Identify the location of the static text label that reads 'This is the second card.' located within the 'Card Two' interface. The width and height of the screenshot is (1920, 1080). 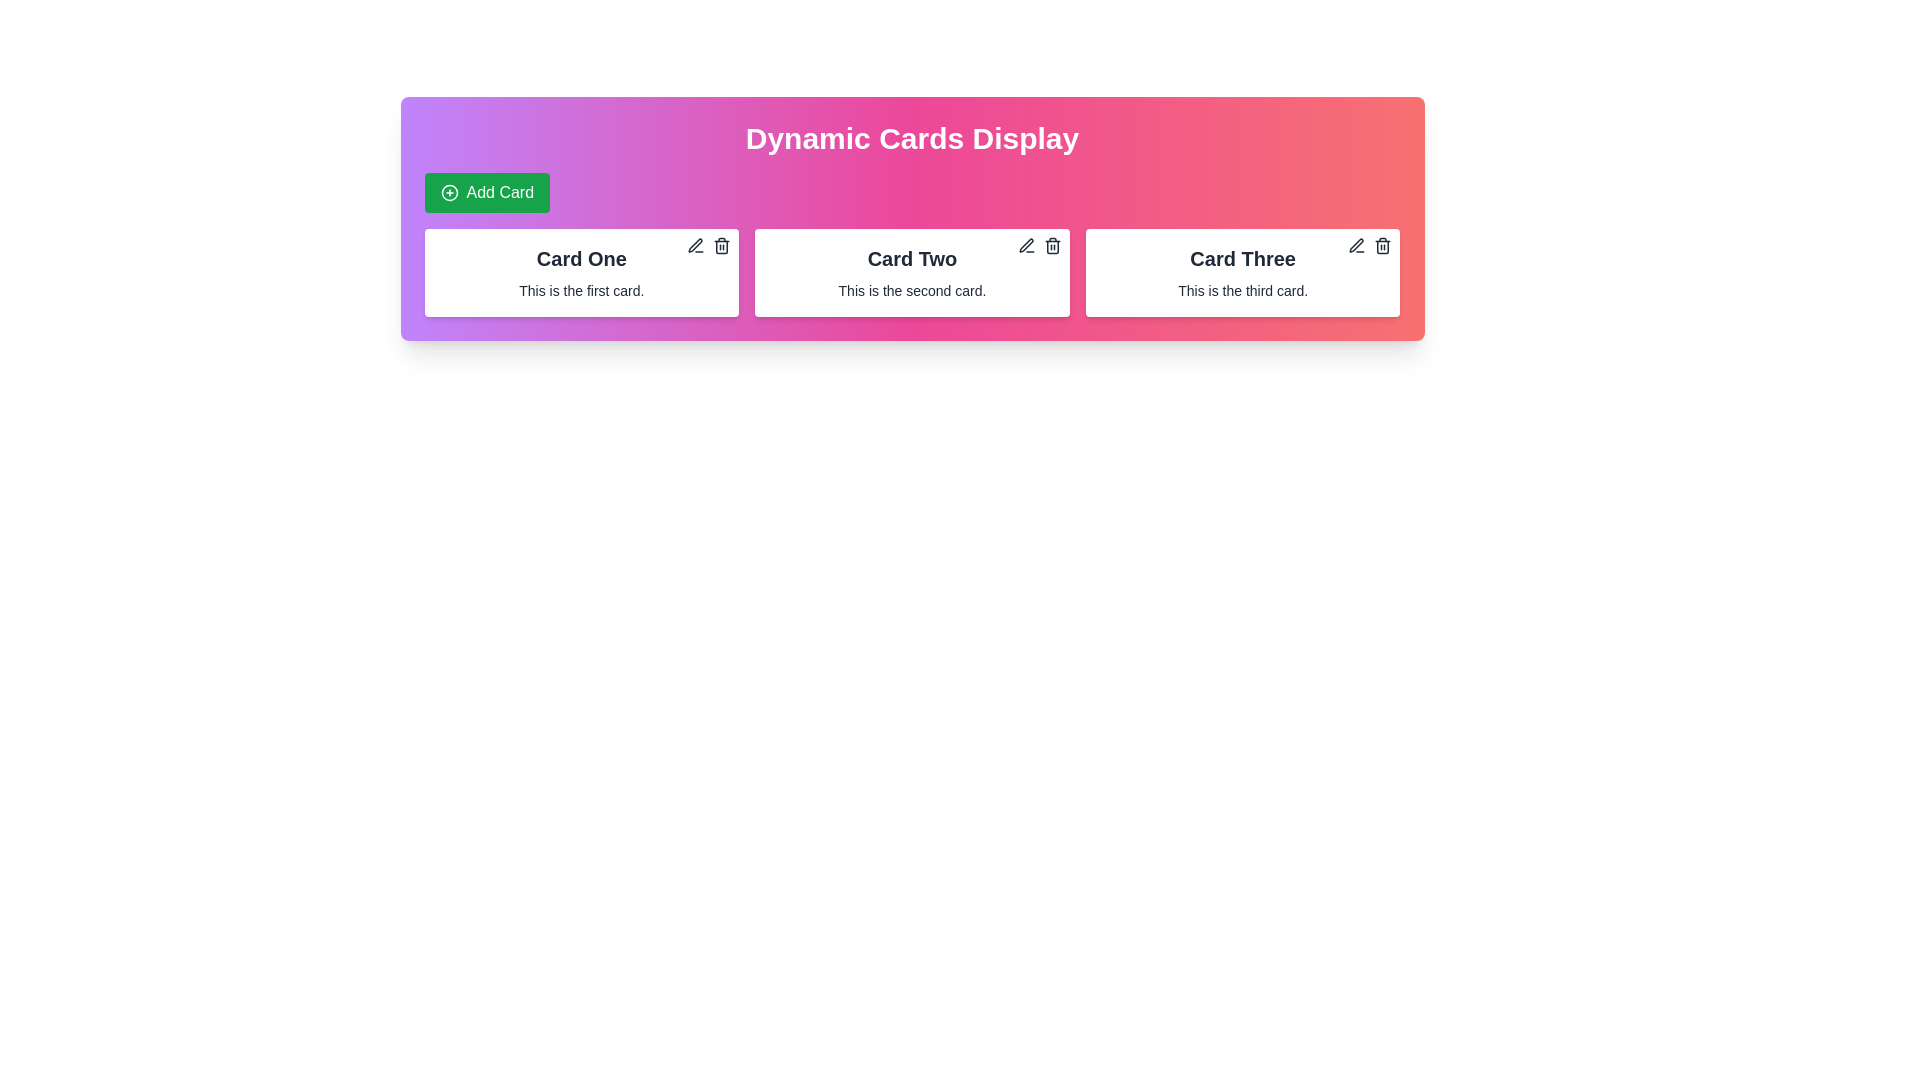
(911, 290).